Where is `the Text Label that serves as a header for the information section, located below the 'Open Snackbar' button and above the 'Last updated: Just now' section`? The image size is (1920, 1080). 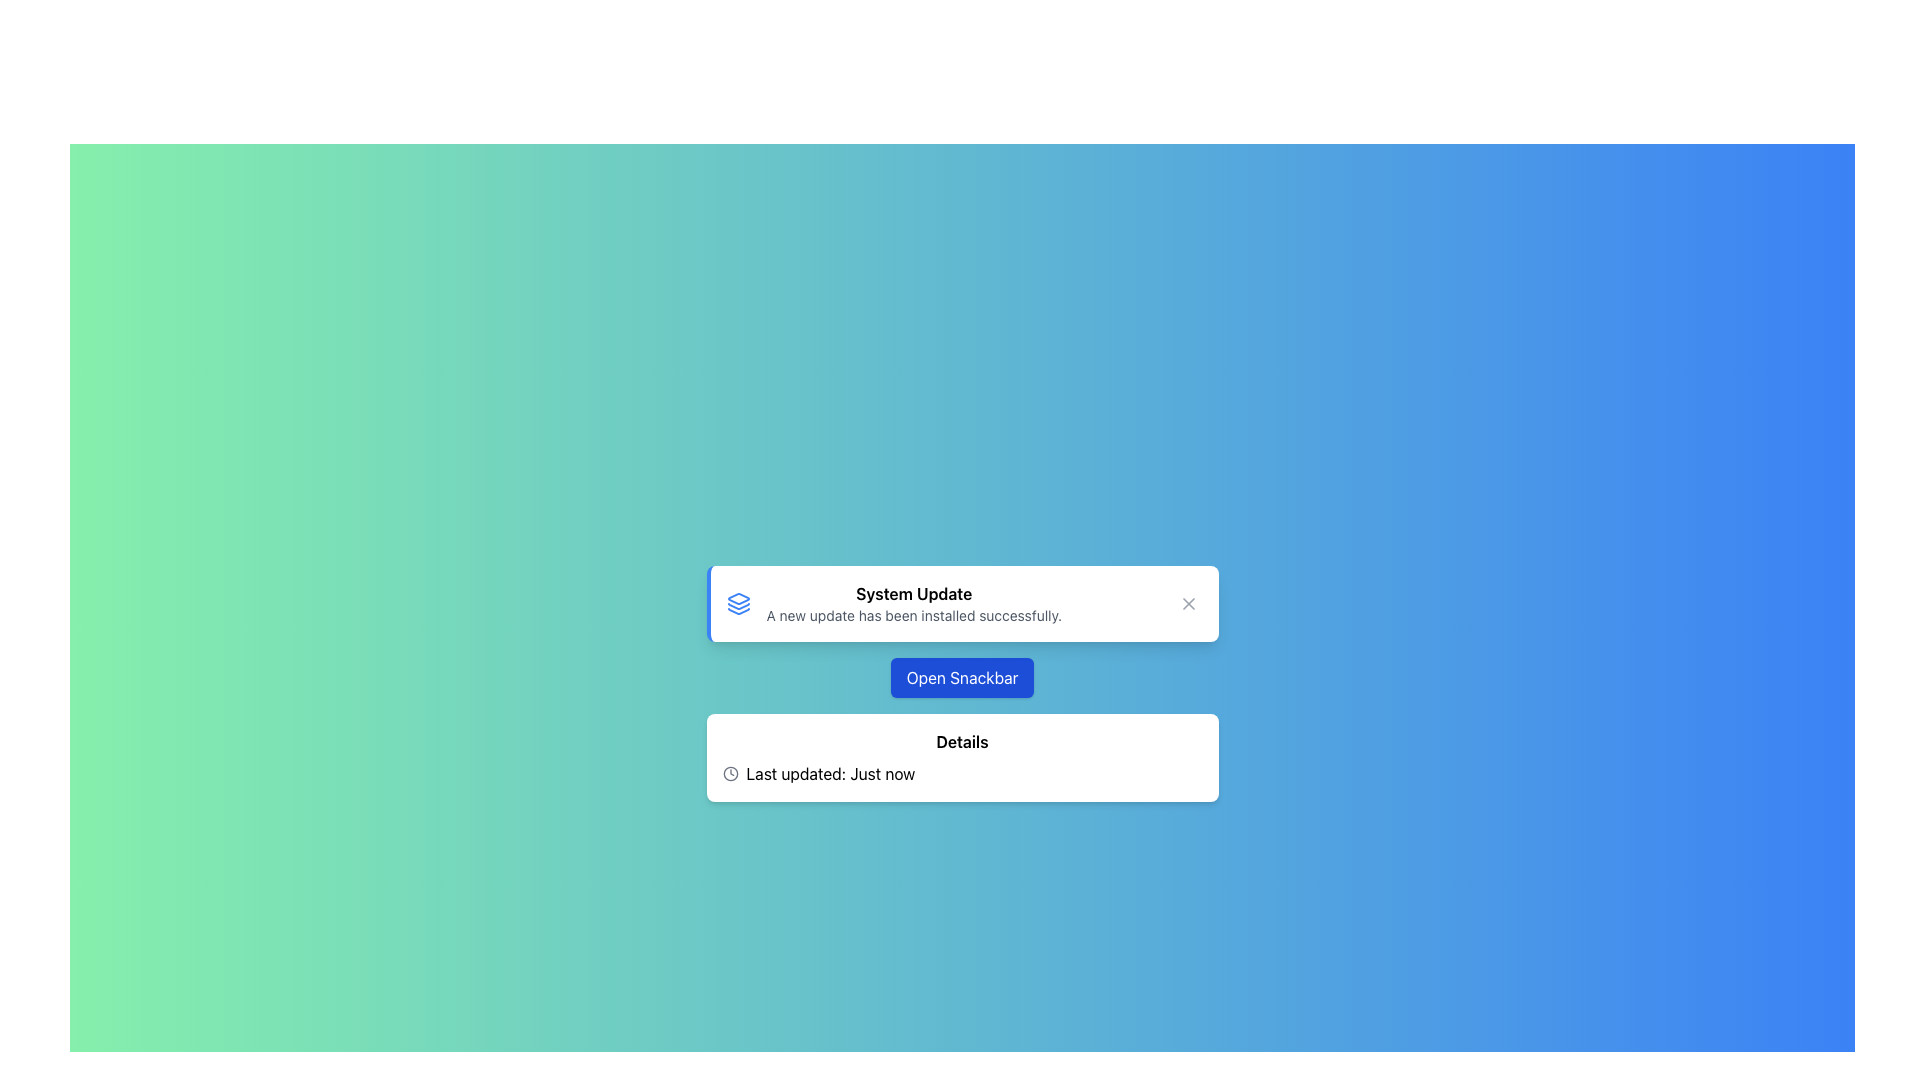 the Text Label that serves as a header for the information section, located below the 'Open Snackbar' button and above the 'Last updated: Just now' section is located at coordinates (962, 741).